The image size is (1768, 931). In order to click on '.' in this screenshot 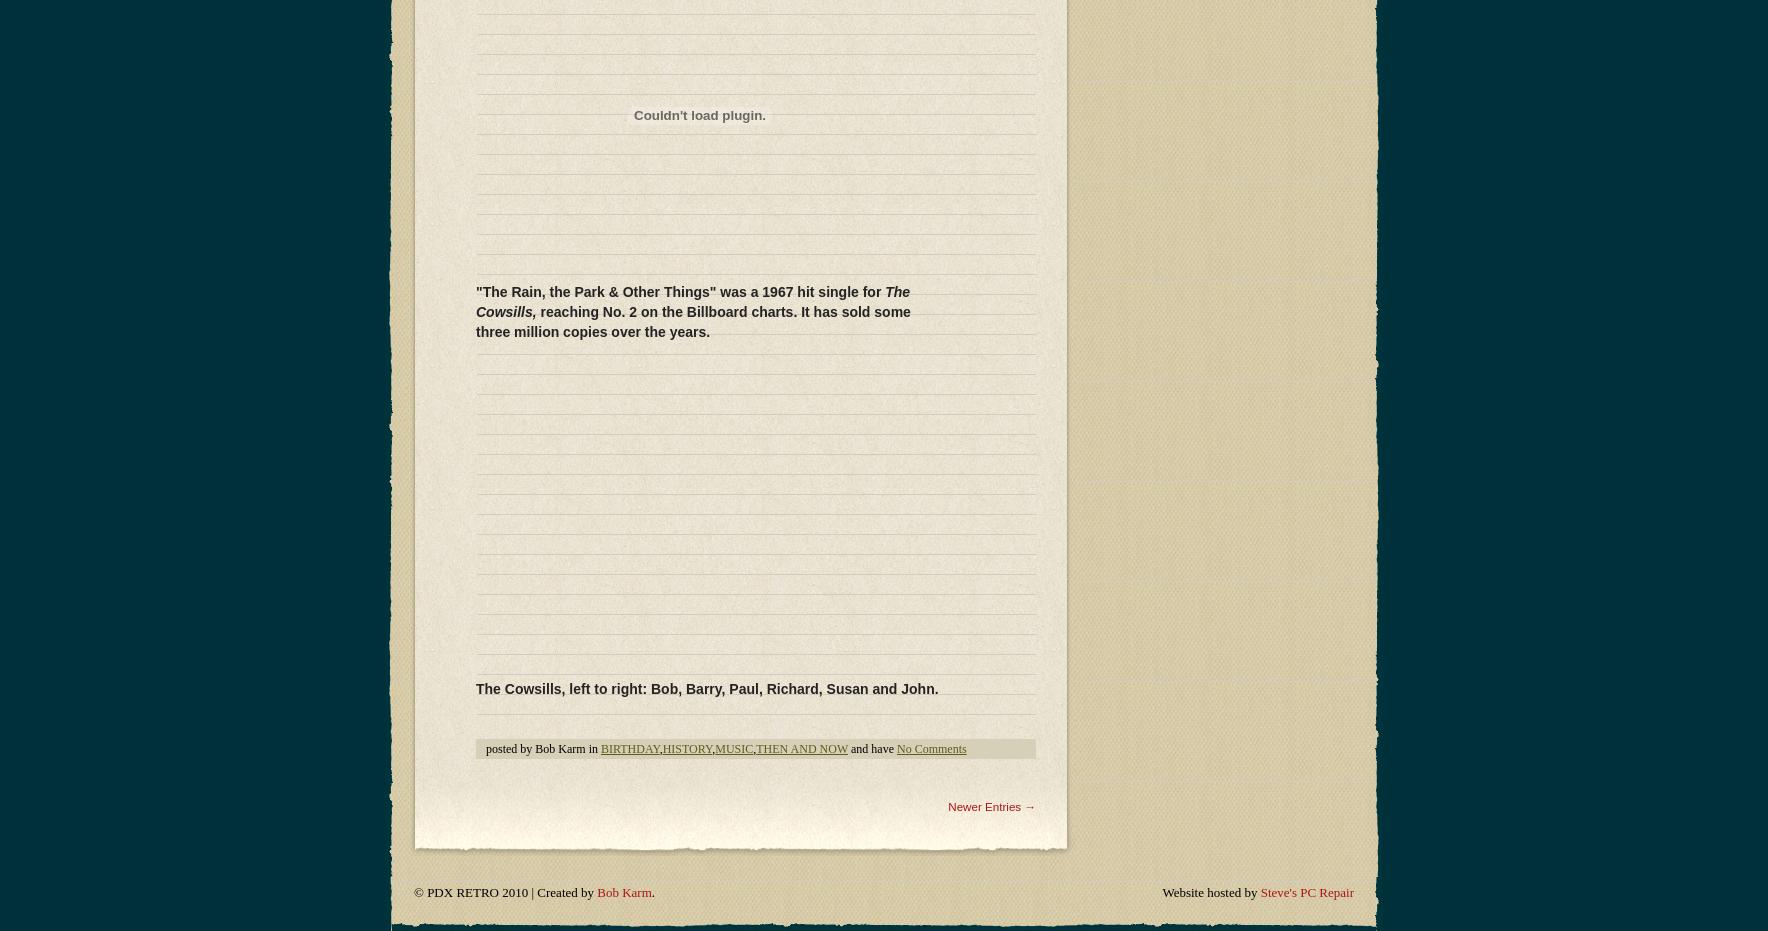, I will do `click(651, 398)`.